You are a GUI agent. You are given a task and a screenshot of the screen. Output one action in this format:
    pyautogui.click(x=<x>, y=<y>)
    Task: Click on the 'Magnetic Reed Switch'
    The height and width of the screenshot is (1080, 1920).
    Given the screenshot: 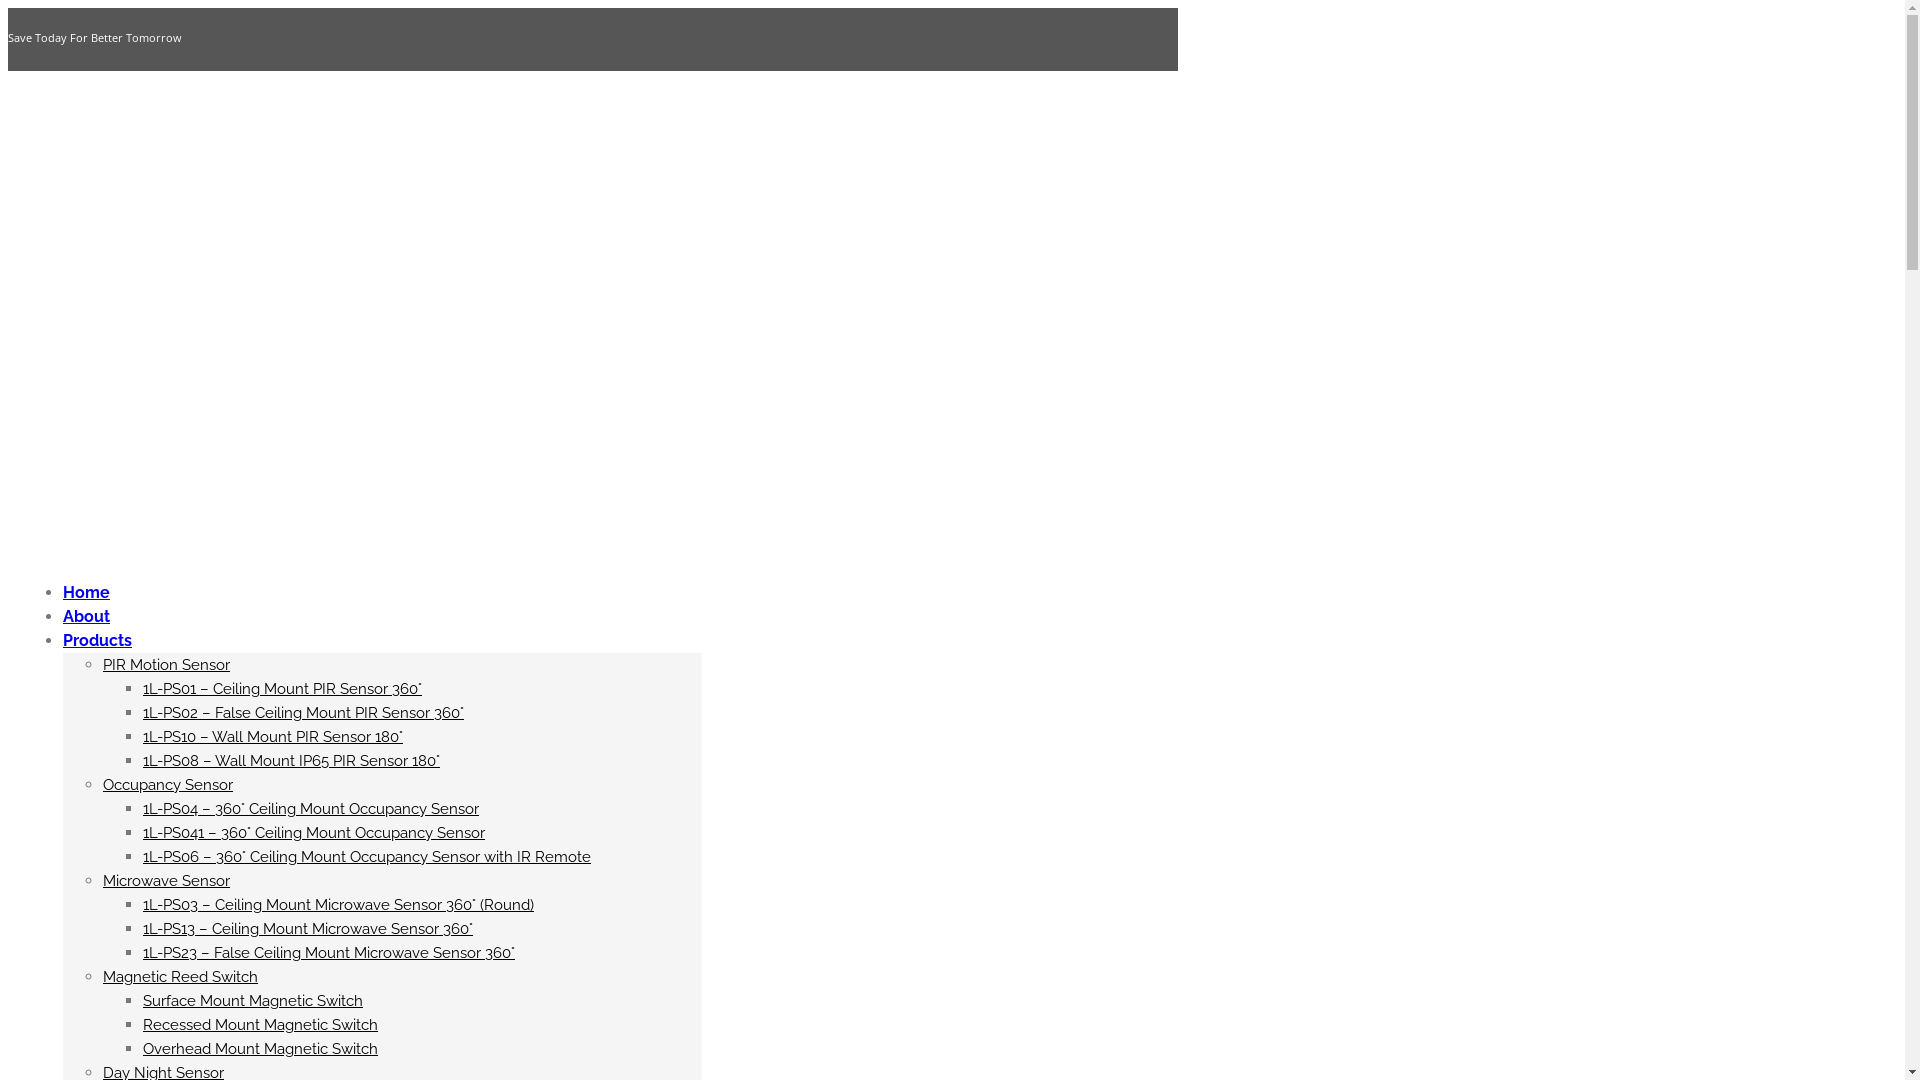 What is the action you would take?
    pyautogui.click(x=101, y=975)
    